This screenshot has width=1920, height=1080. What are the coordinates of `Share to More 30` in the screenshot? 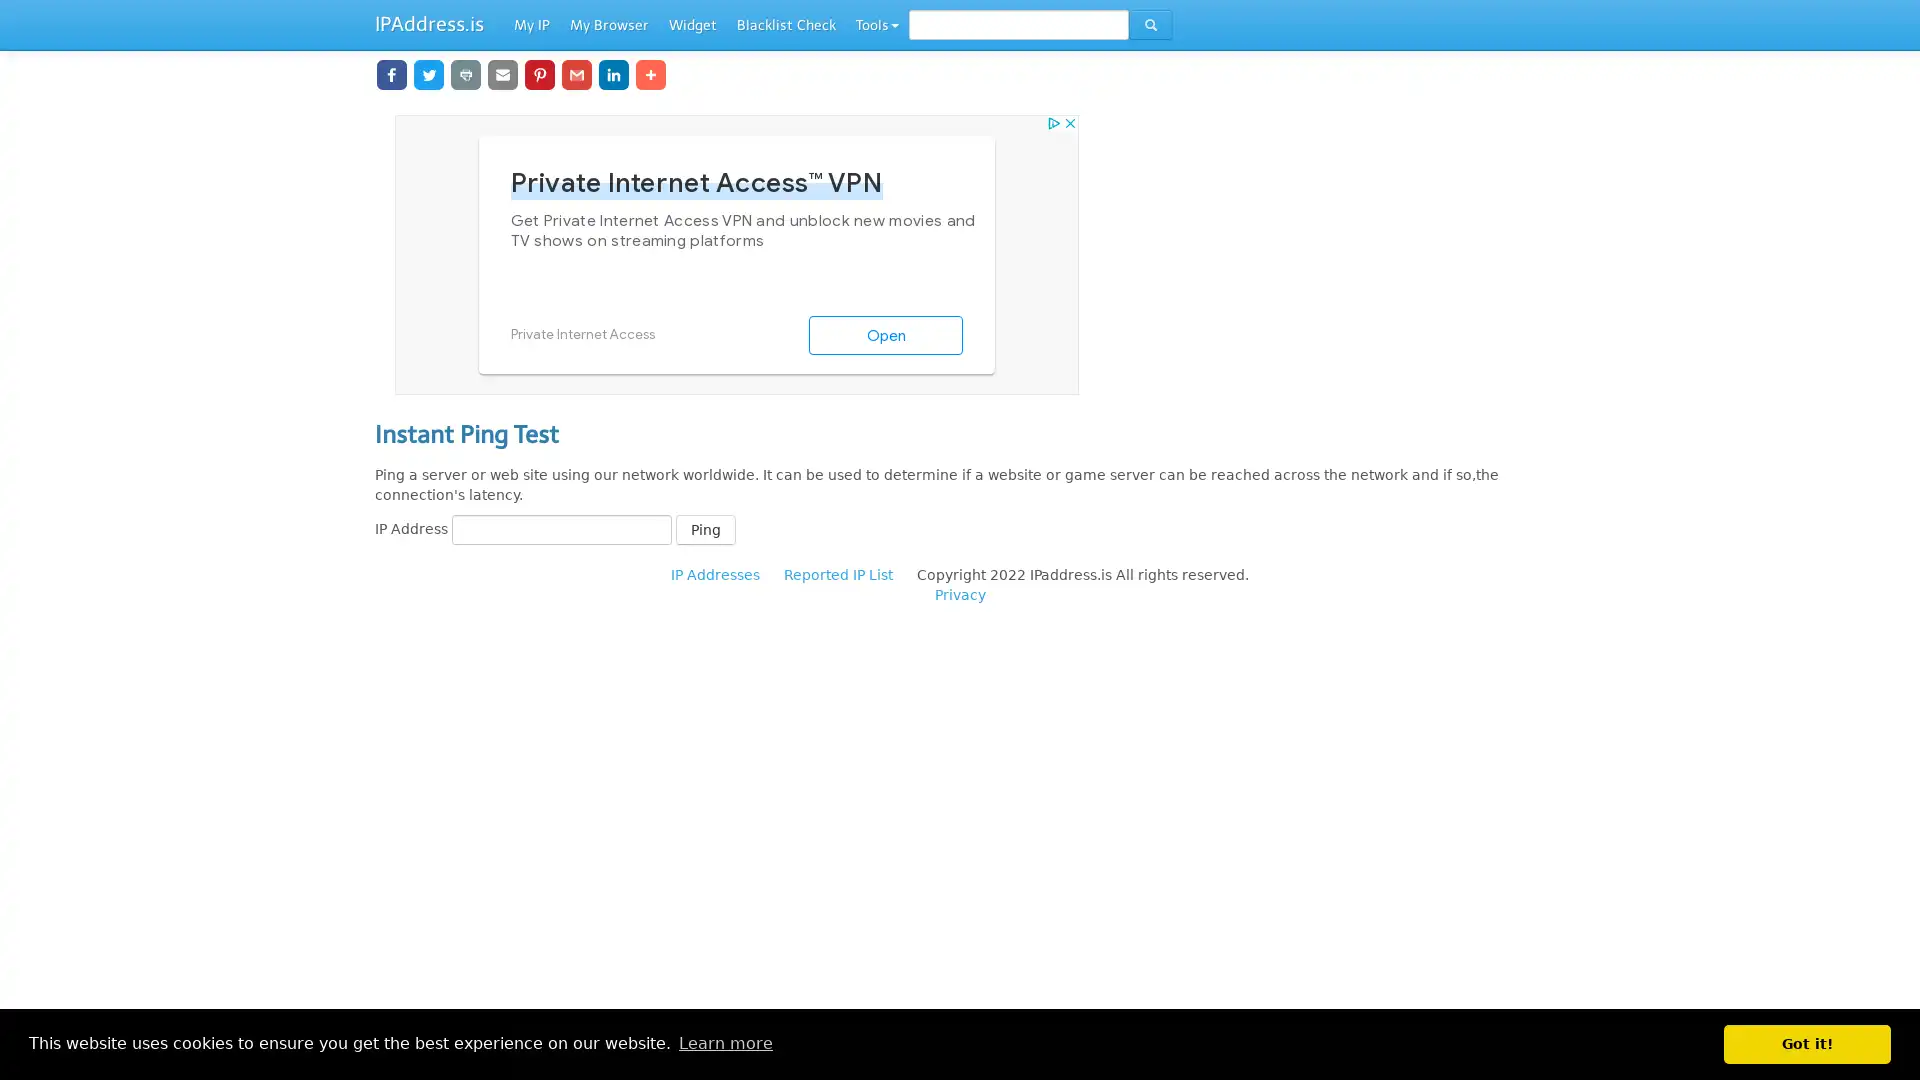 It's located at (644, 73).